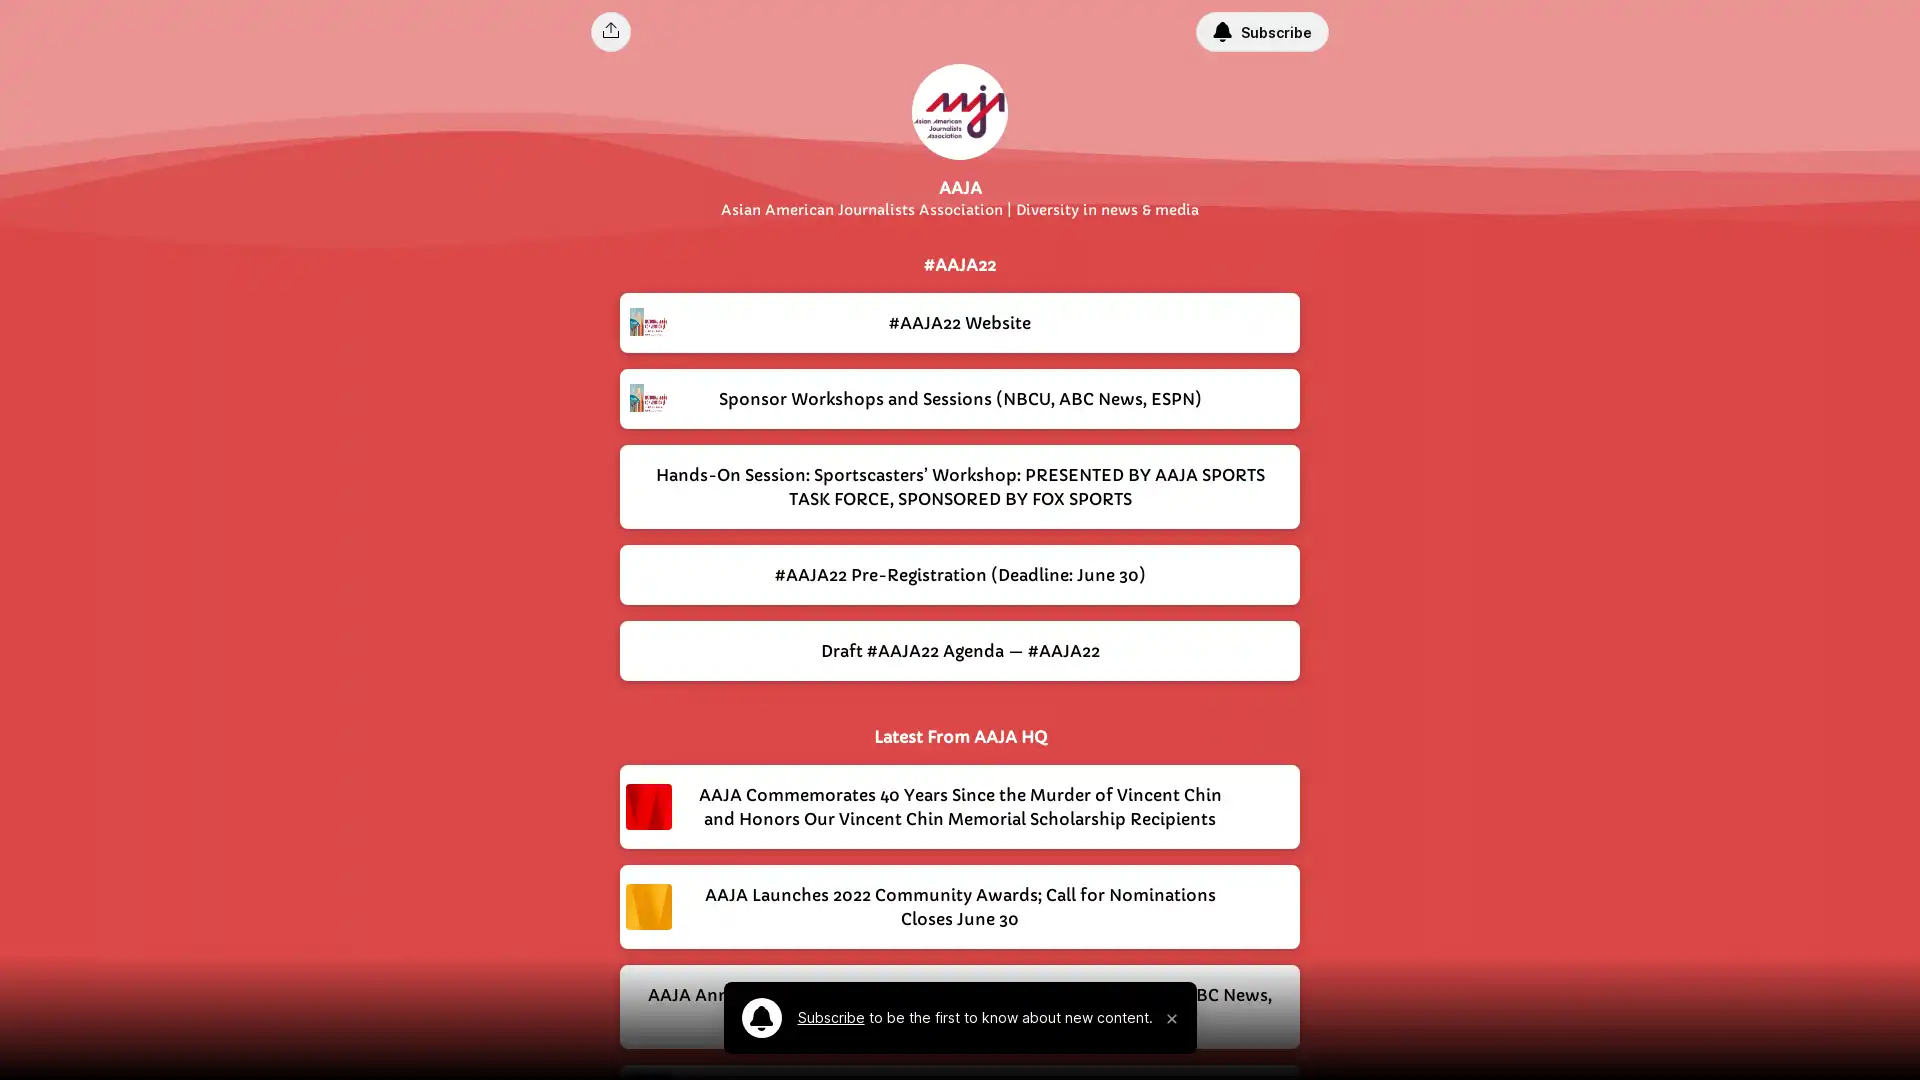  What do you see at coordinates (1470, 1034) in the screenshot?
I see `Cookie Preferences` at bounding box center [1470, 1034].